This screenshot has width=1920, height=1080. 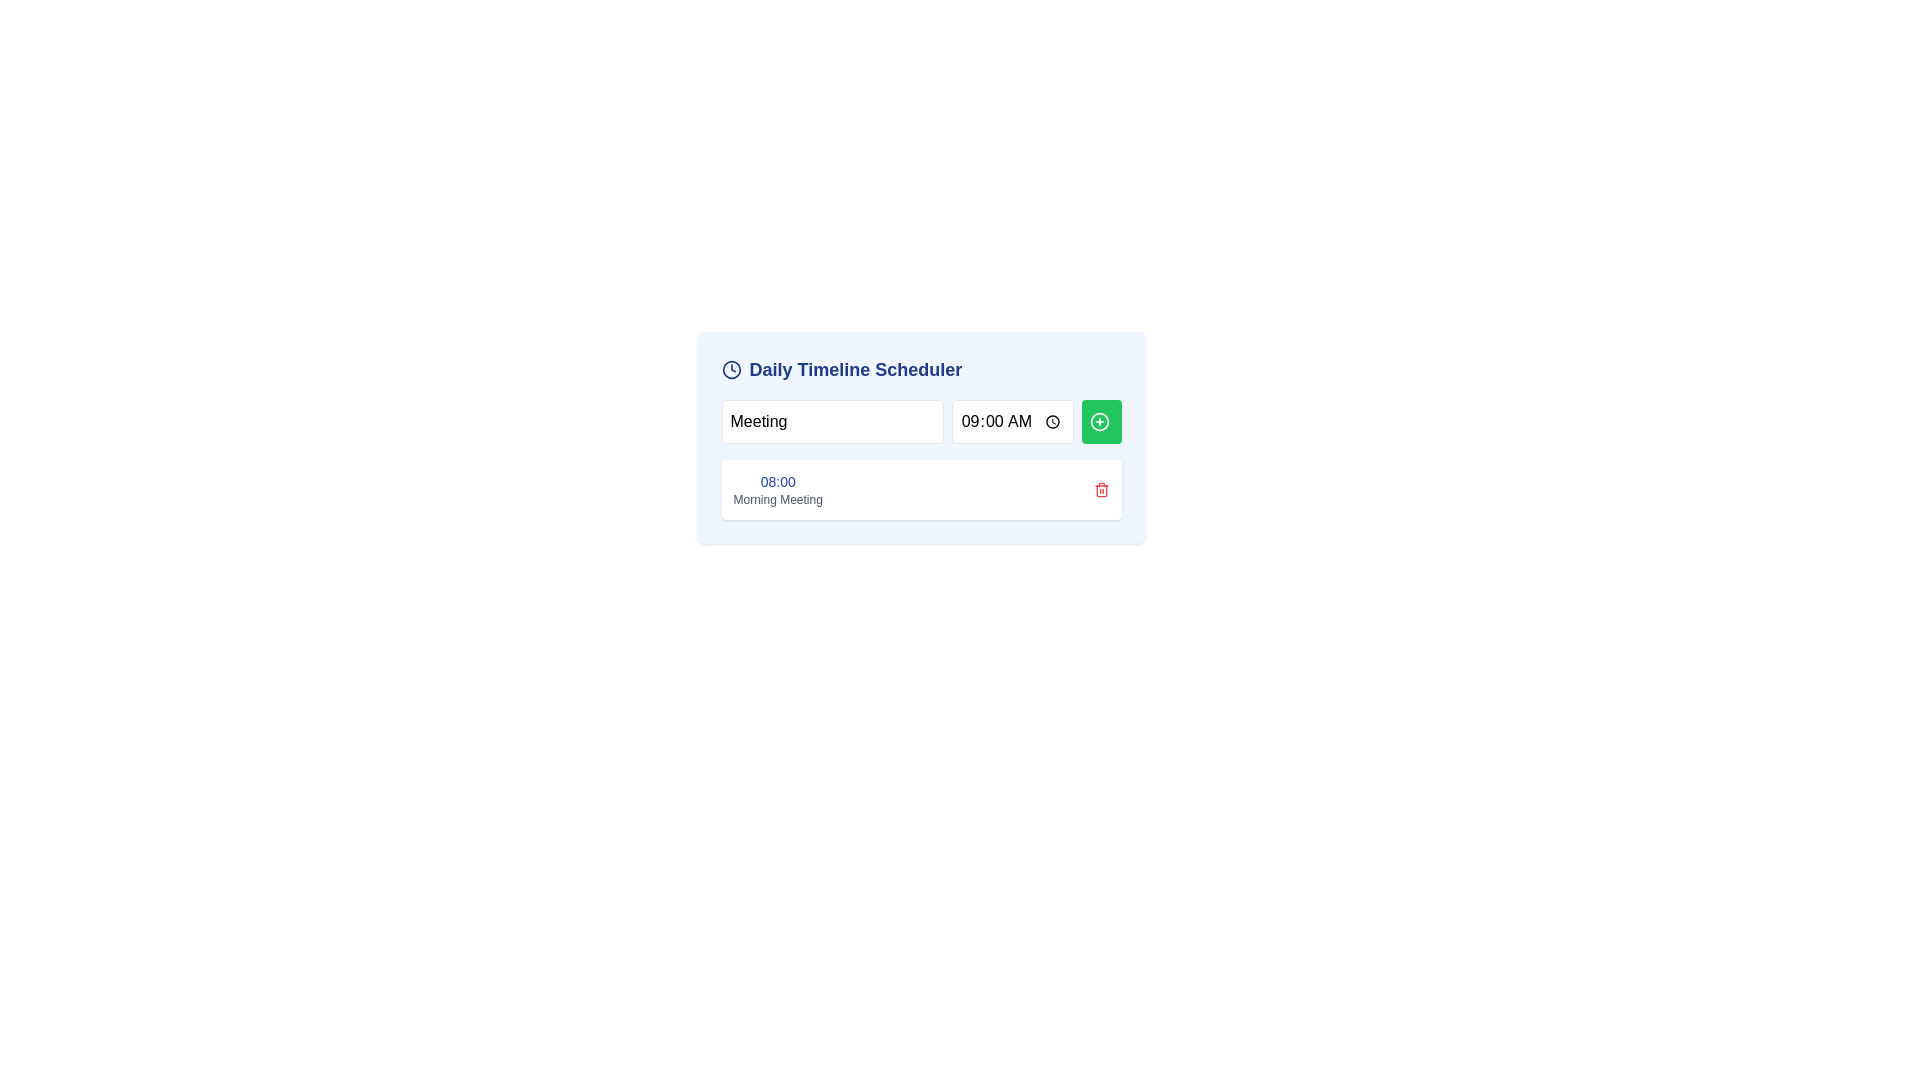 I want to click on the text label that describes the scheduled event, located below the blue time label '08:00' in the timeline entry block, so click(x=777, y=499).